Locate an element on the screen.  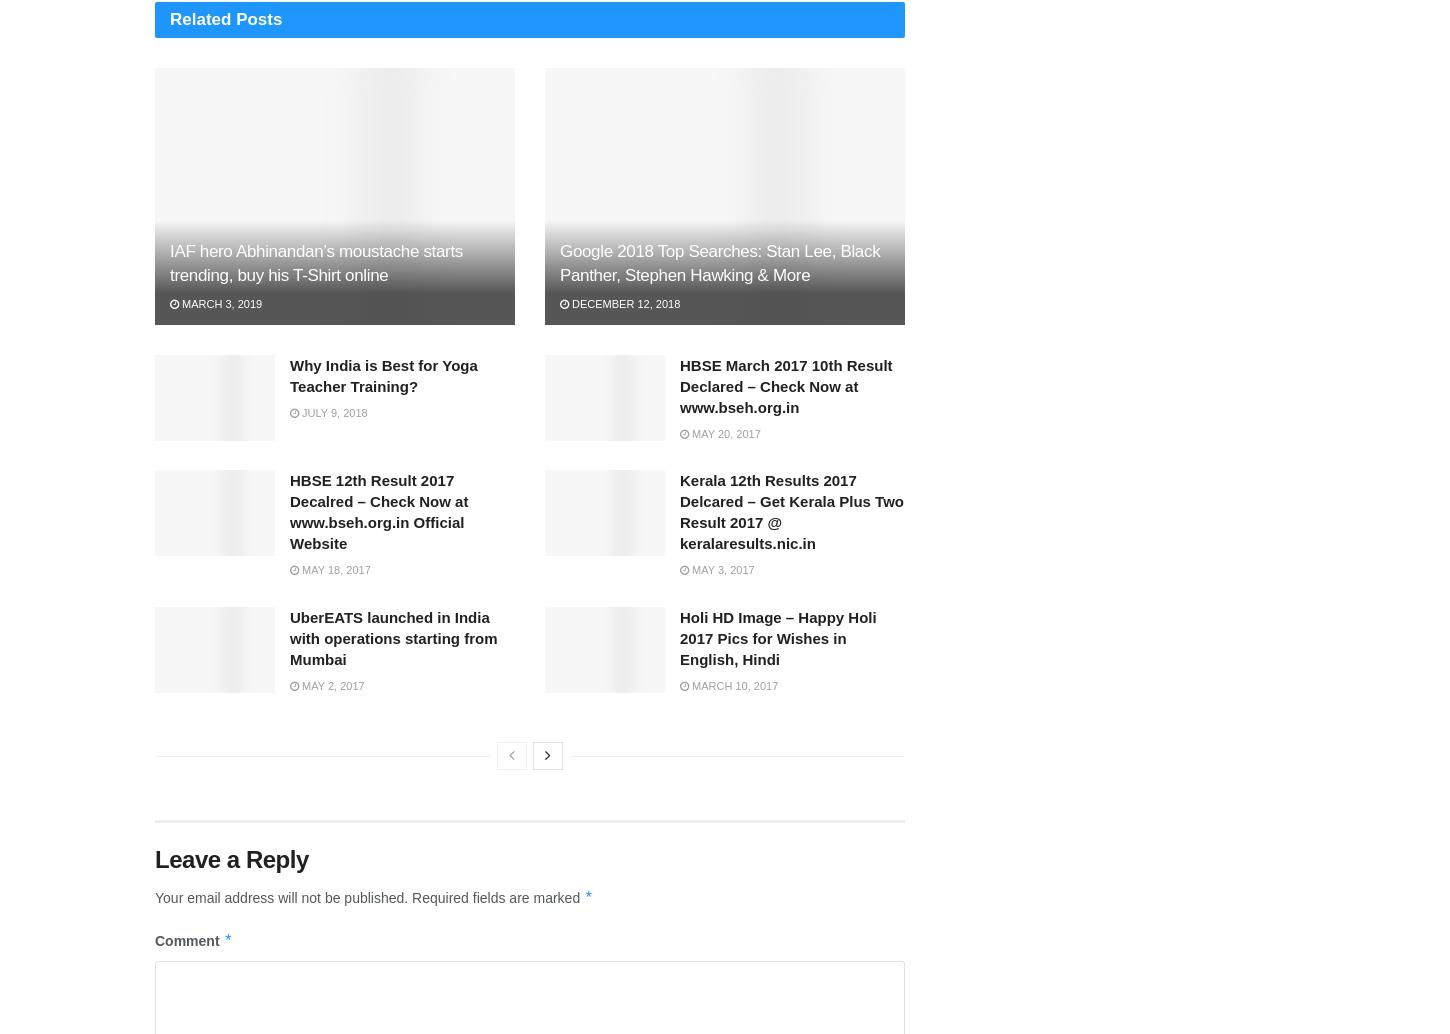
'Google 2018 Top Searches: Stan Lee, Black Panther, Stephen Hawking & More' is located at coordinates (719, 262).